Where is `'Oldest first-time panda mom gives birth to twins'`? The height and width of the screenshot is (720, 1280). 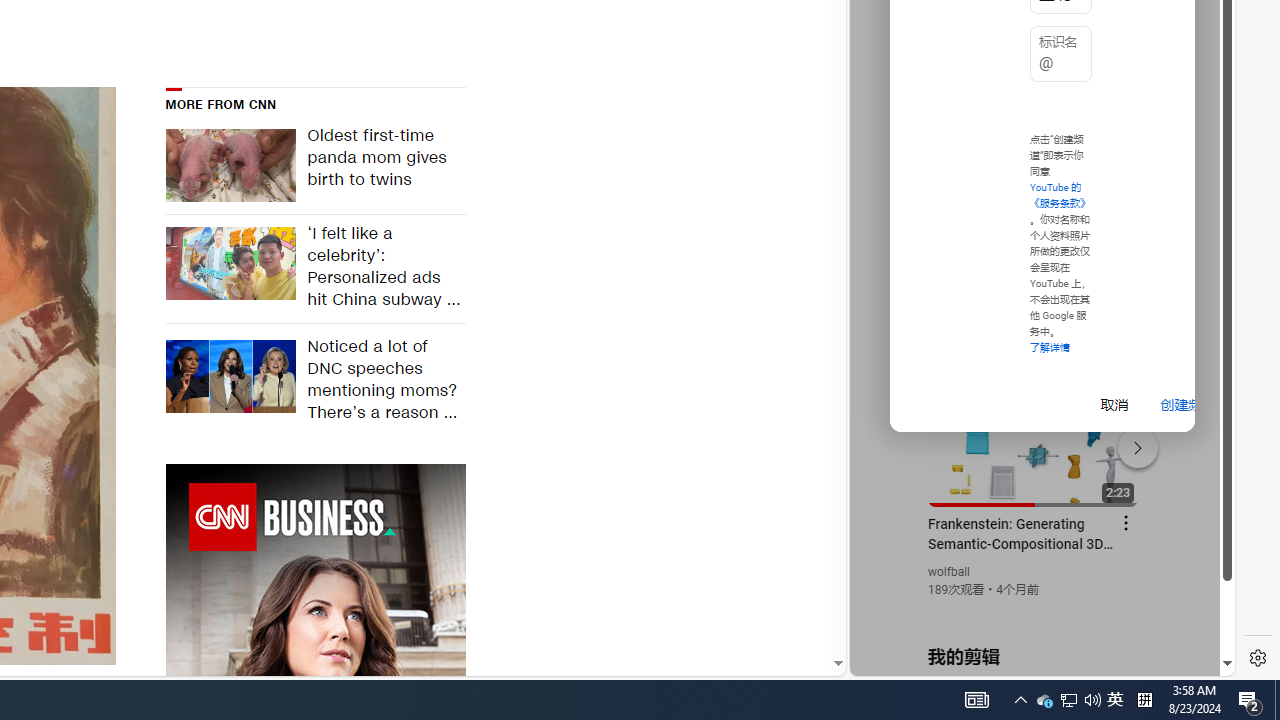 'Oldest first-time panda mom gives birth to twins' is located at coordinates (380, 164).